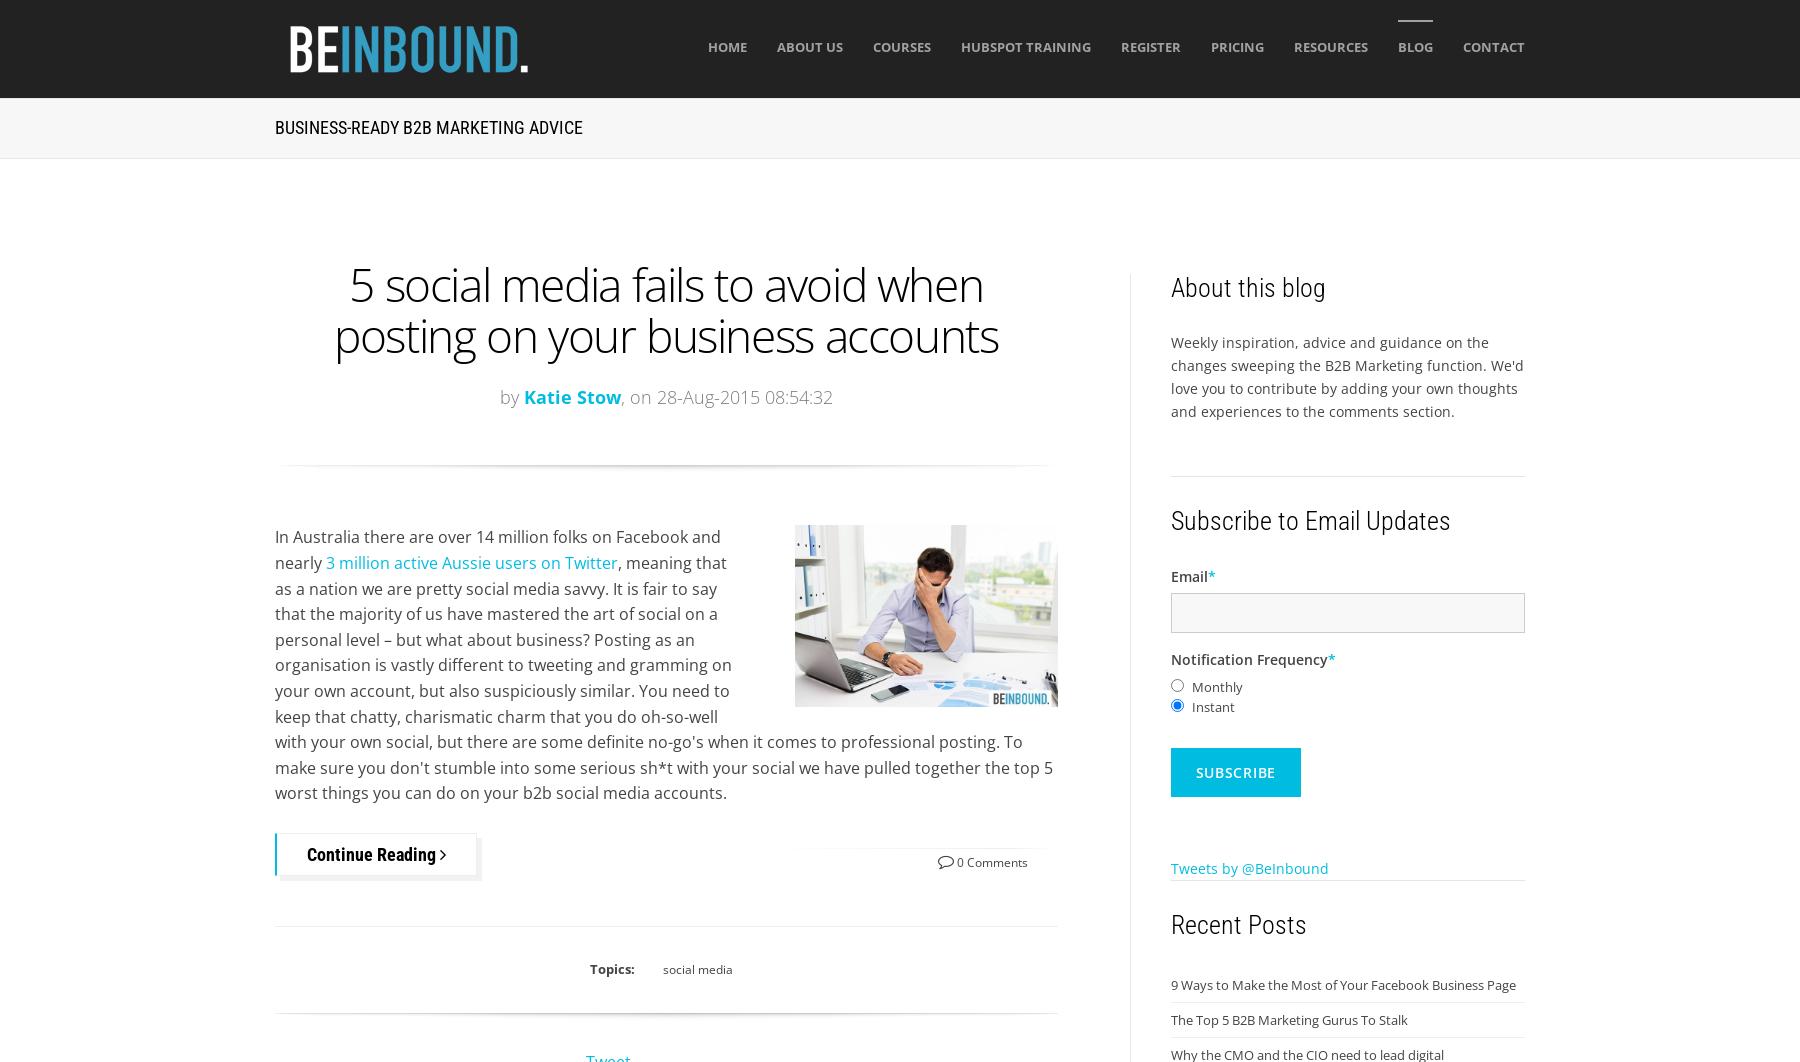 This screenshot has width=1800, height=1062. What do you see at coordinates (1413, 47) in the screenshot?
I see `'Blog'` at bounding box center [1413, 47].